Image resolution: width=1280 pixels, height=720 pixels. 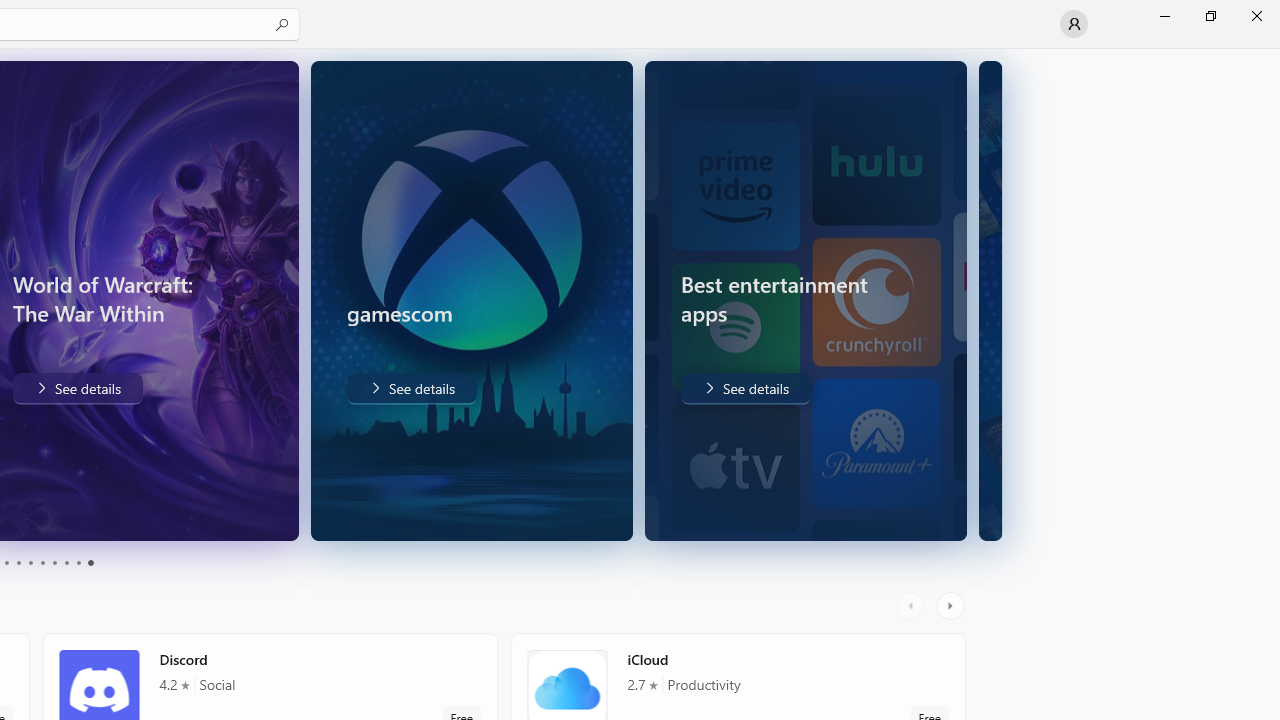 I want to click on 'Page 3', so click(x=5, y=563).